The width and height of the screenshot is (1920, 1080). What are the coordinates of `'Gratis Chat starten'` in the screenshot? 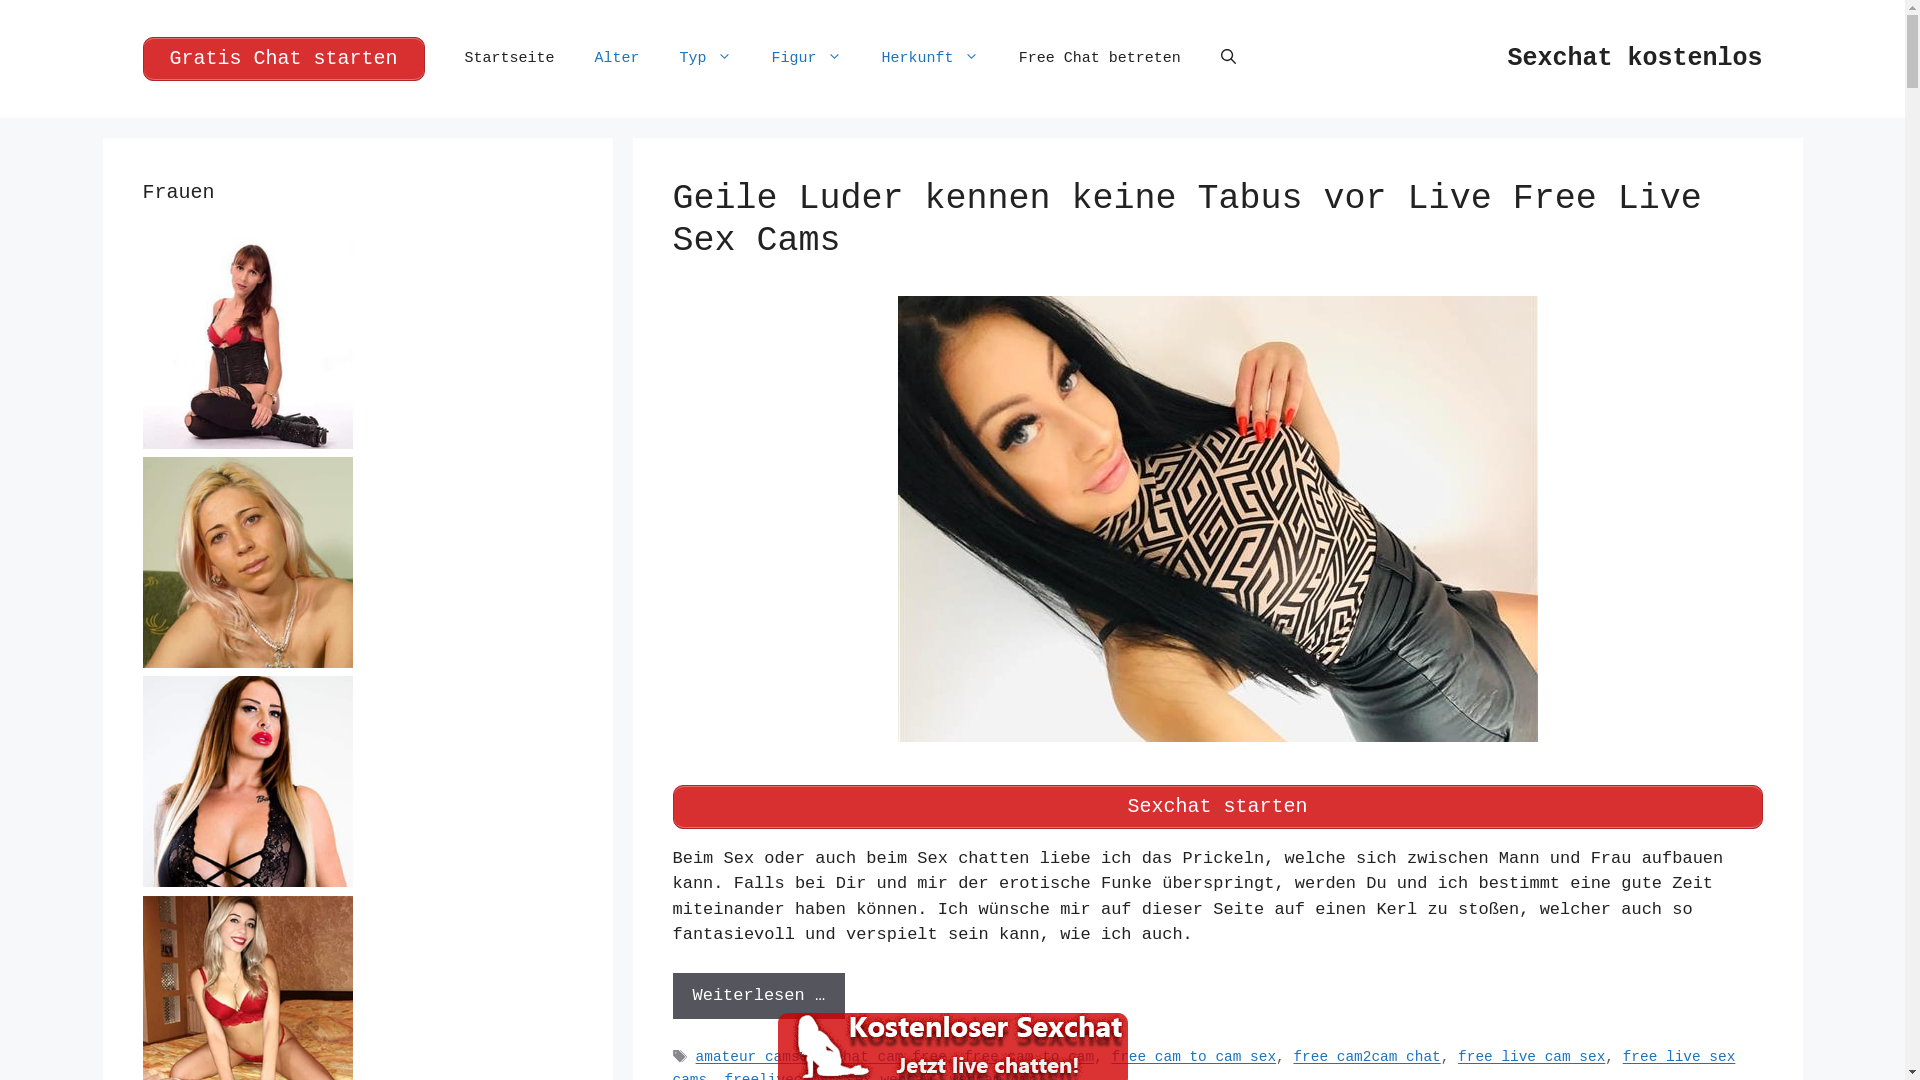 It's located at (141, 57).